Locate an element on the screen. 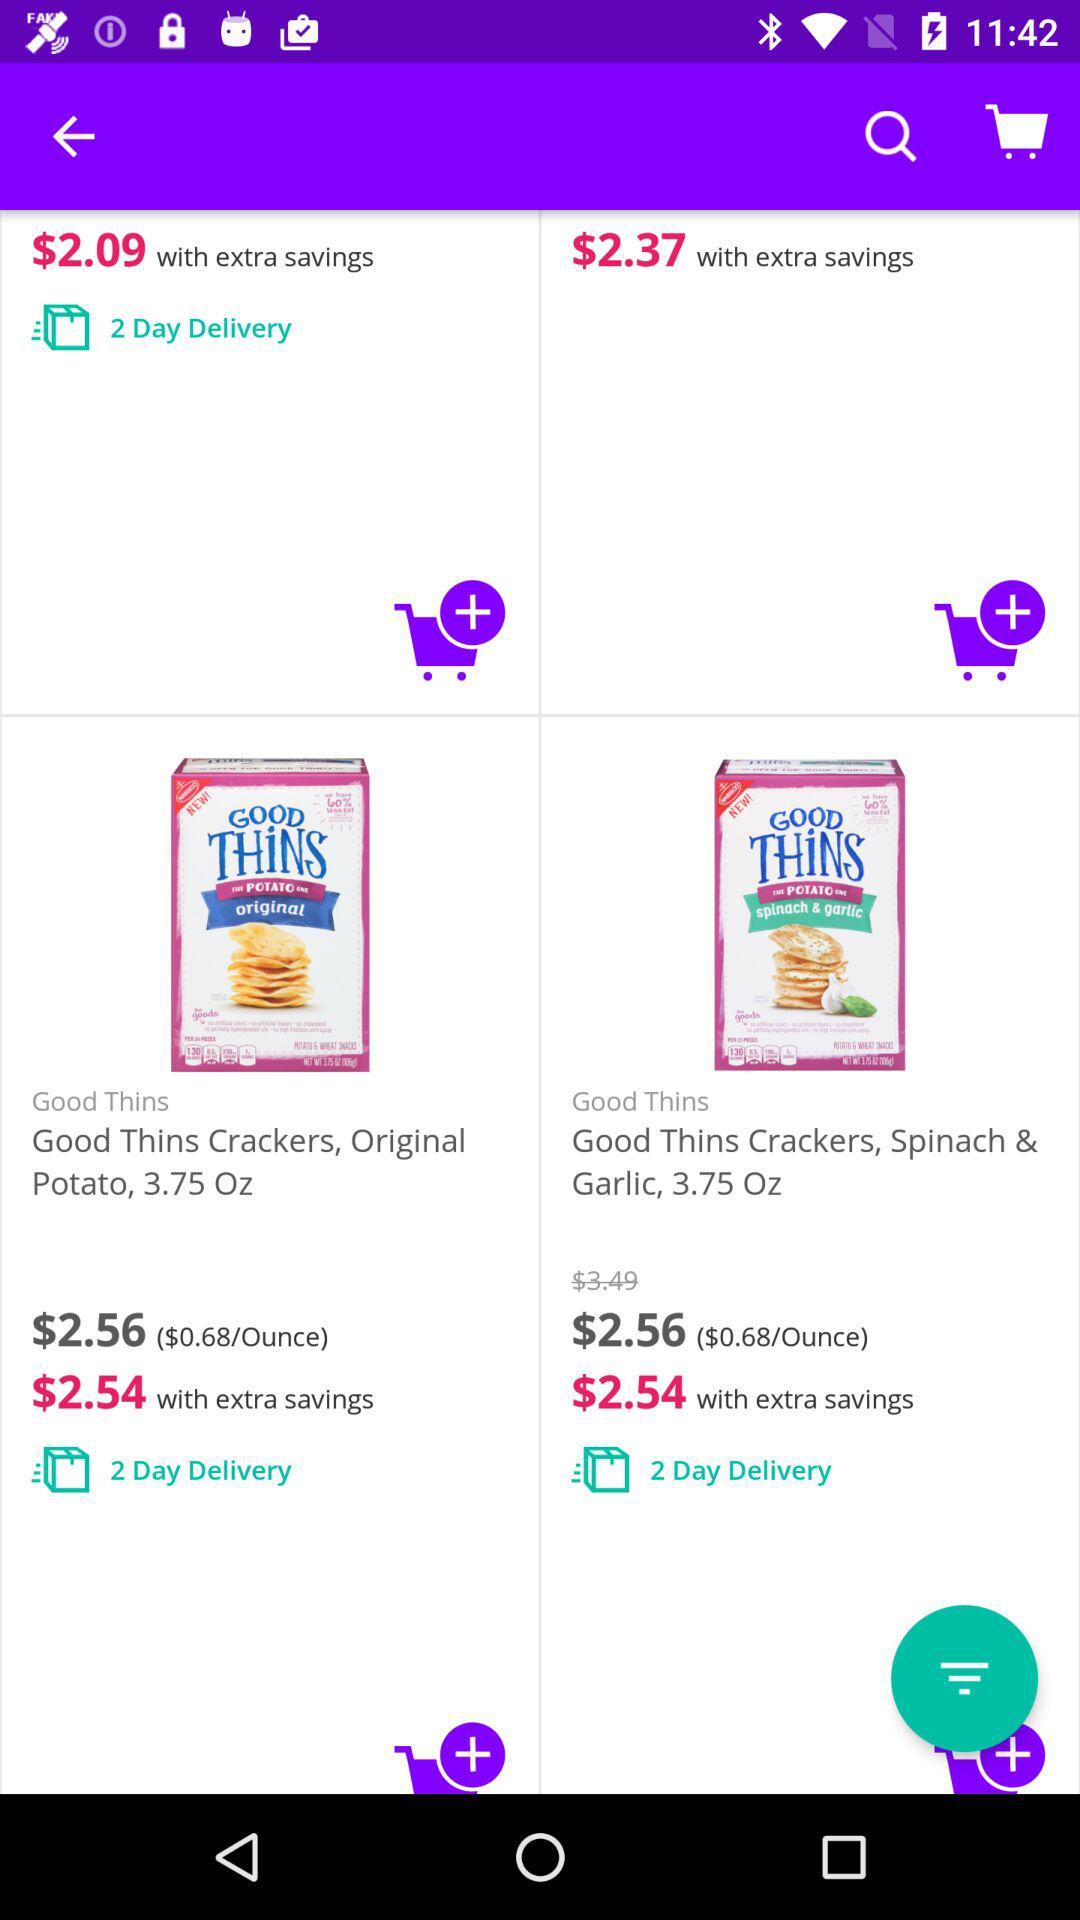  icon to the left of the ($0.26/ounce) is located at coordinates (72, 135).